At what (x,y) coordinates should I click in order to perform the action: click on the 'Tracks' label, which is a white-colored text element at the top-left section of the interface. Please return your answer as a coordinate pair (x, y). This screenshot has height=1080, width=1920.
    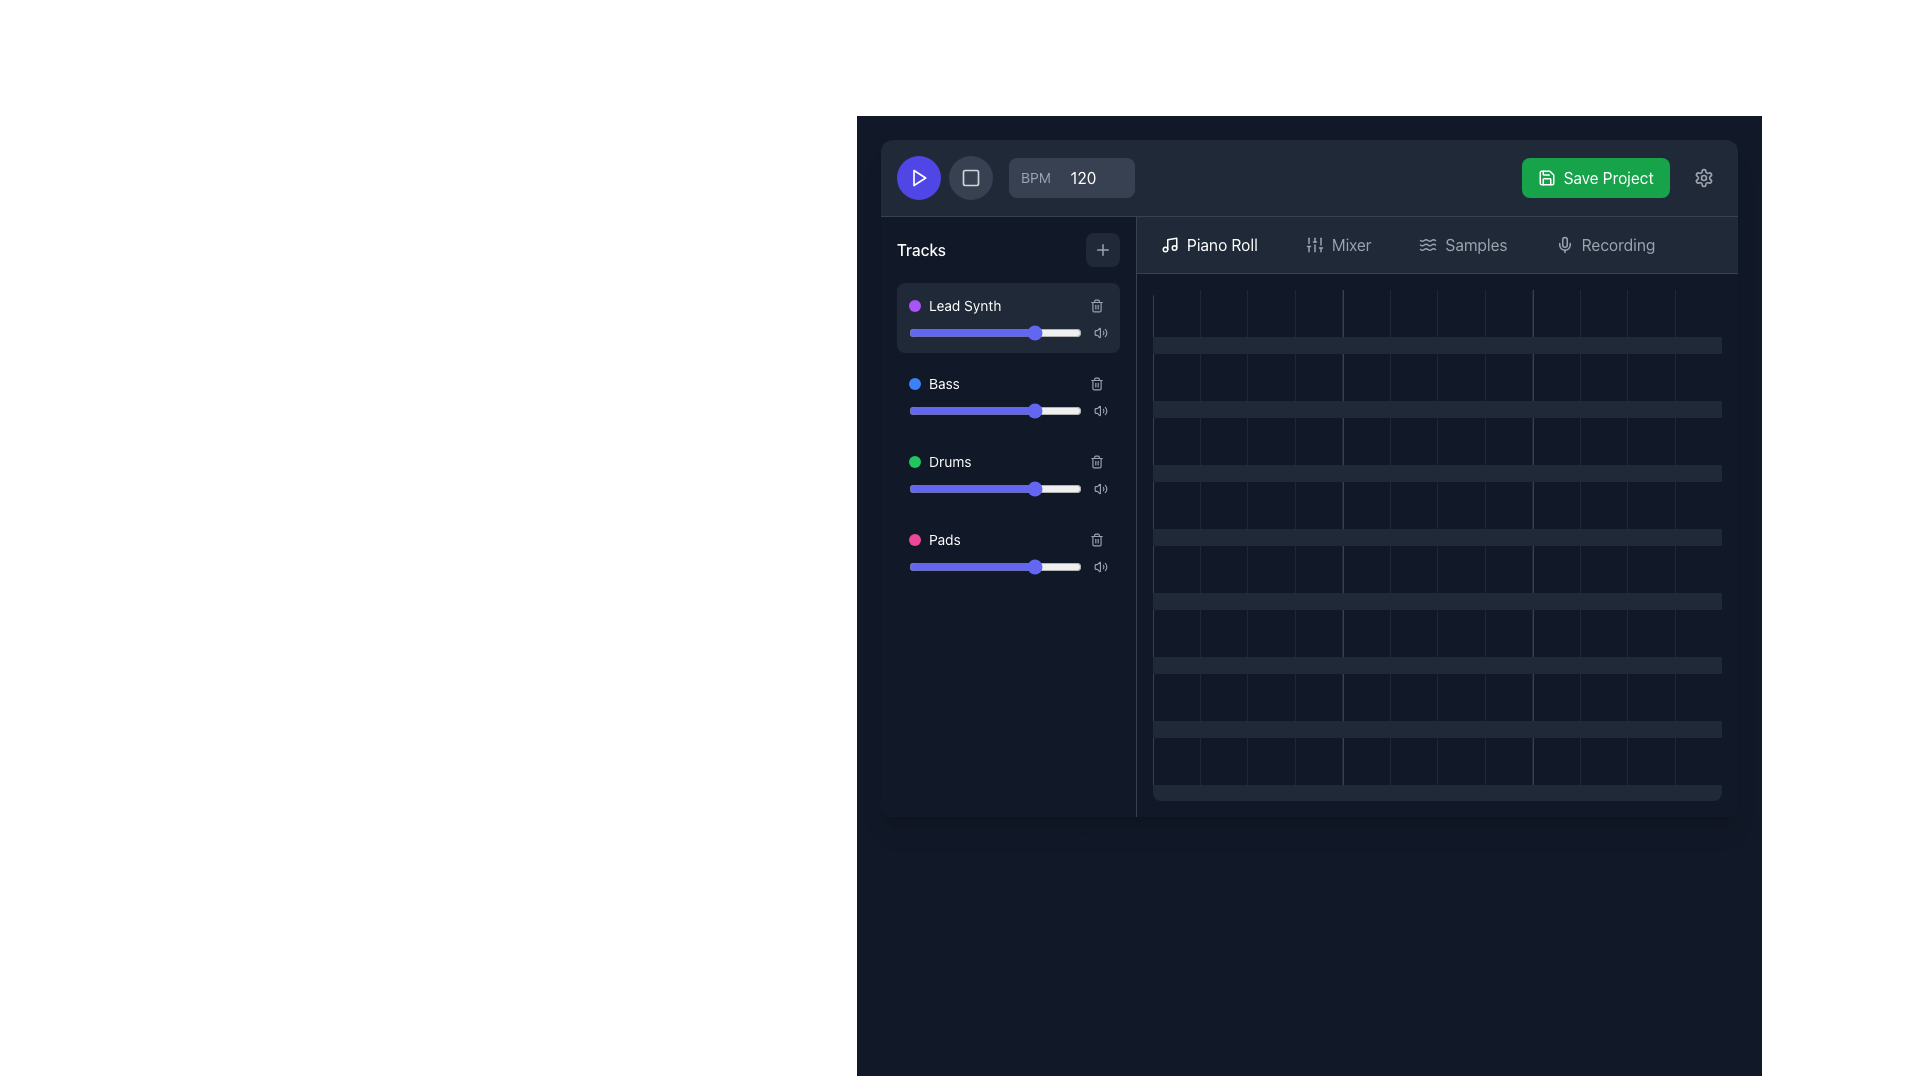
    Looking at the image, I should click on (920, 249).